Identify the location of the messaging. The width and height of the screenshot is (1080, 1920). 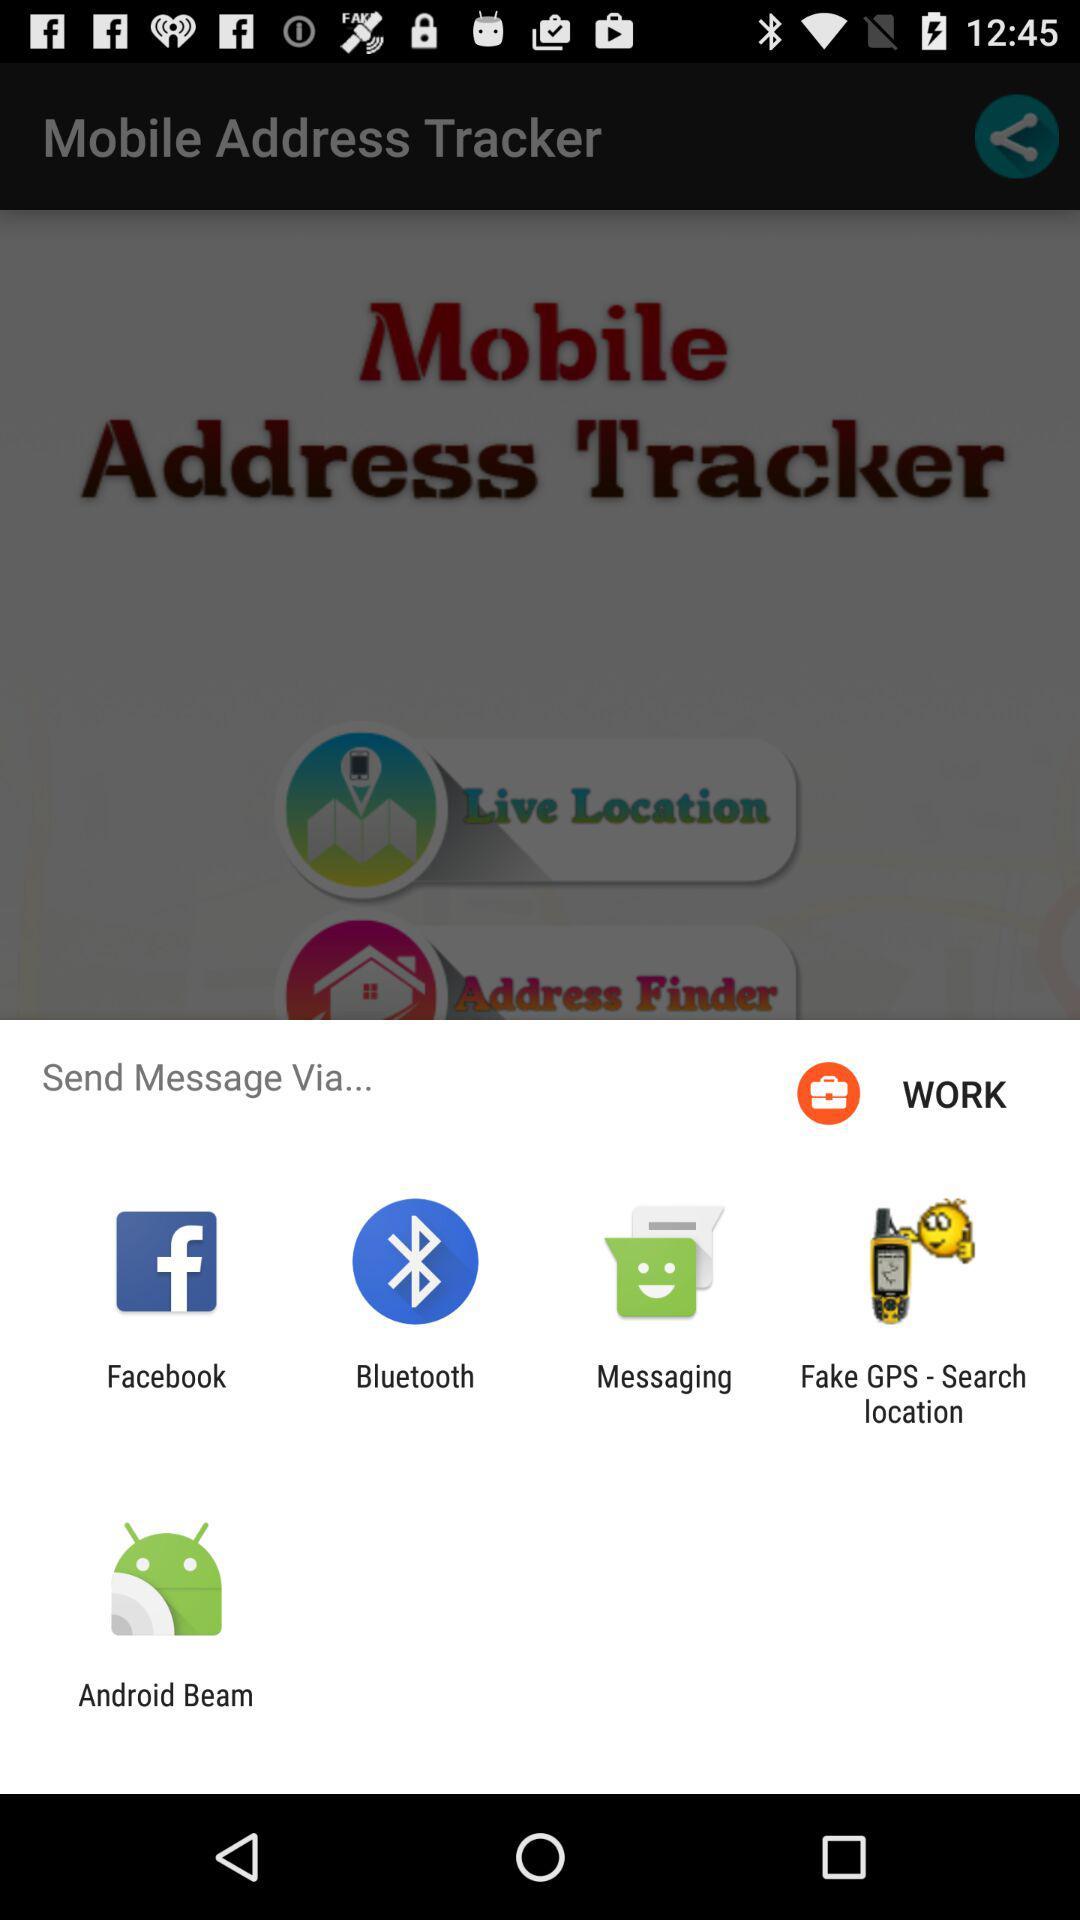
(664, 1392).